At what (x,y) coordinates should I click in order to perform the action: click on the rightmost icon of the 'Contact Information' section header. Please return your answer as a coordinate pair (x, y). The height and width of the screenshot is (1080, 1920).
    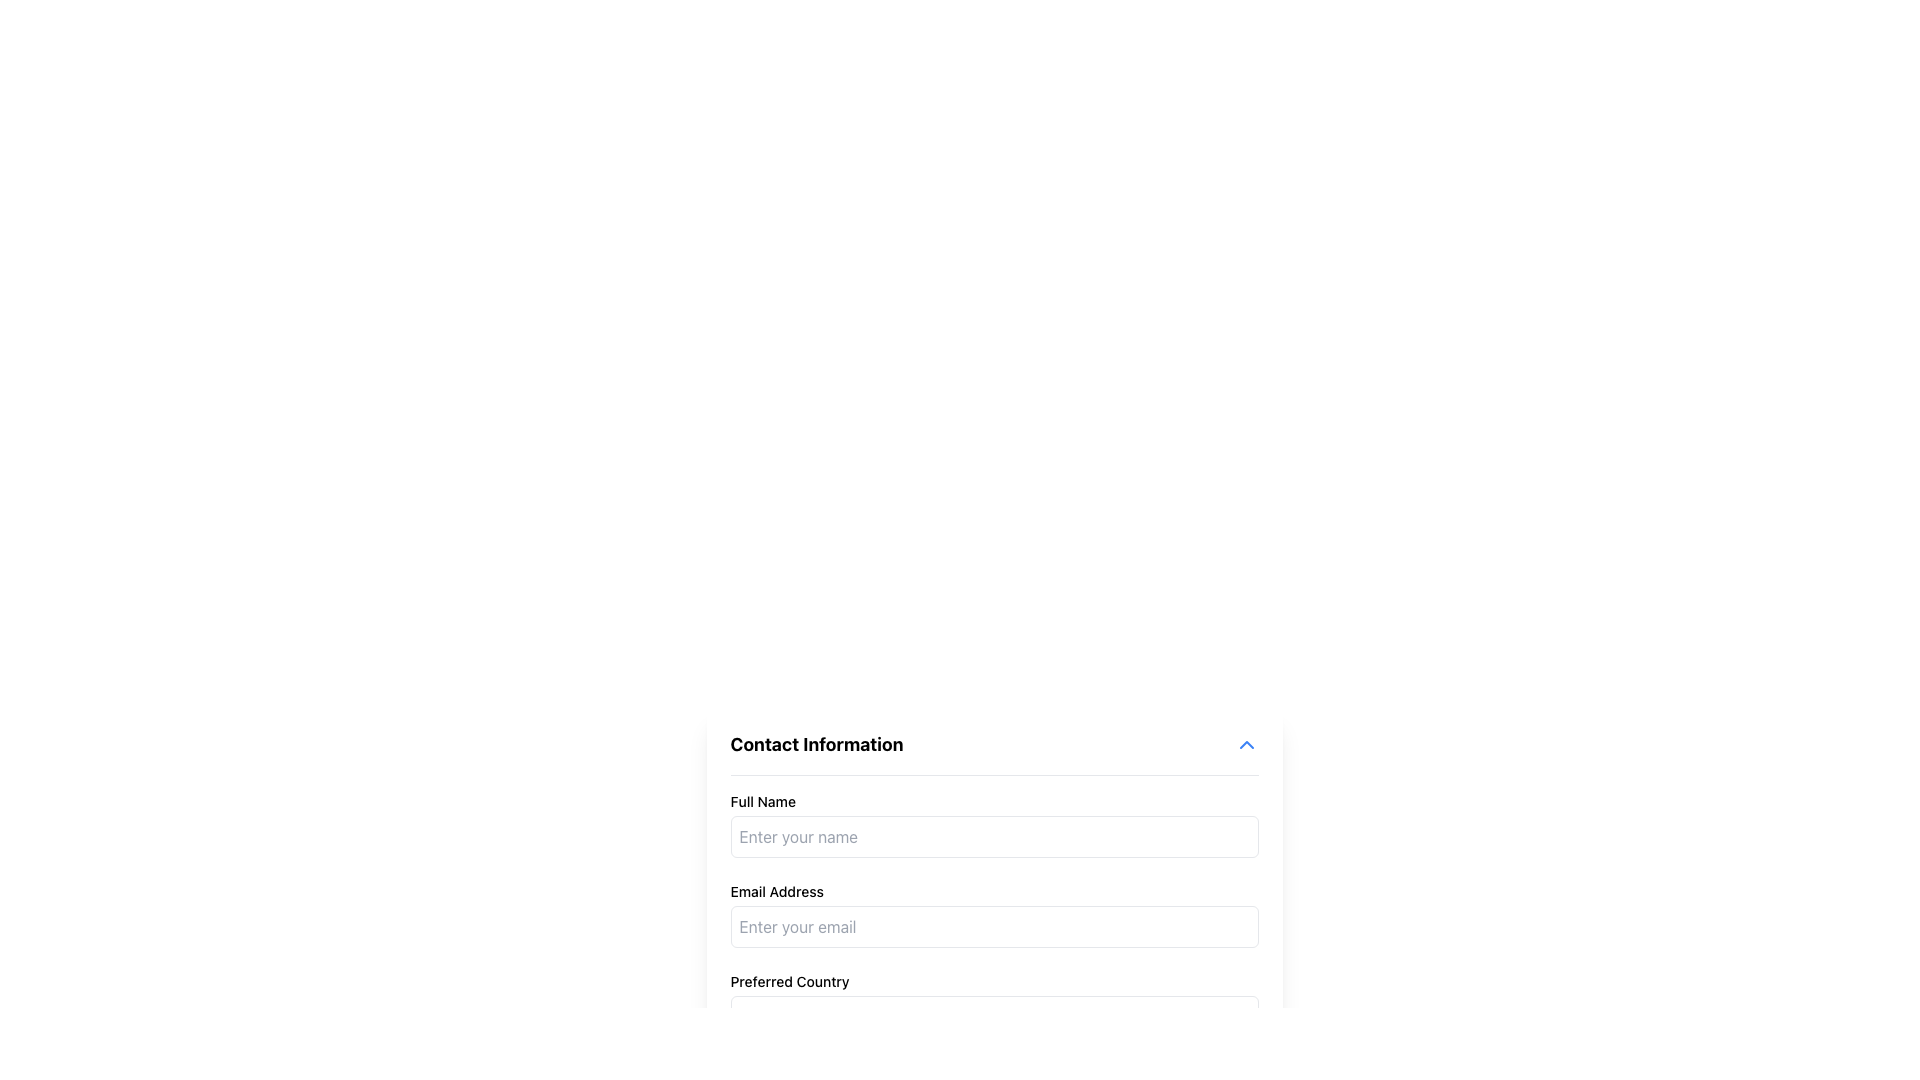
    Looking at the image, I should click on (1245, 744).